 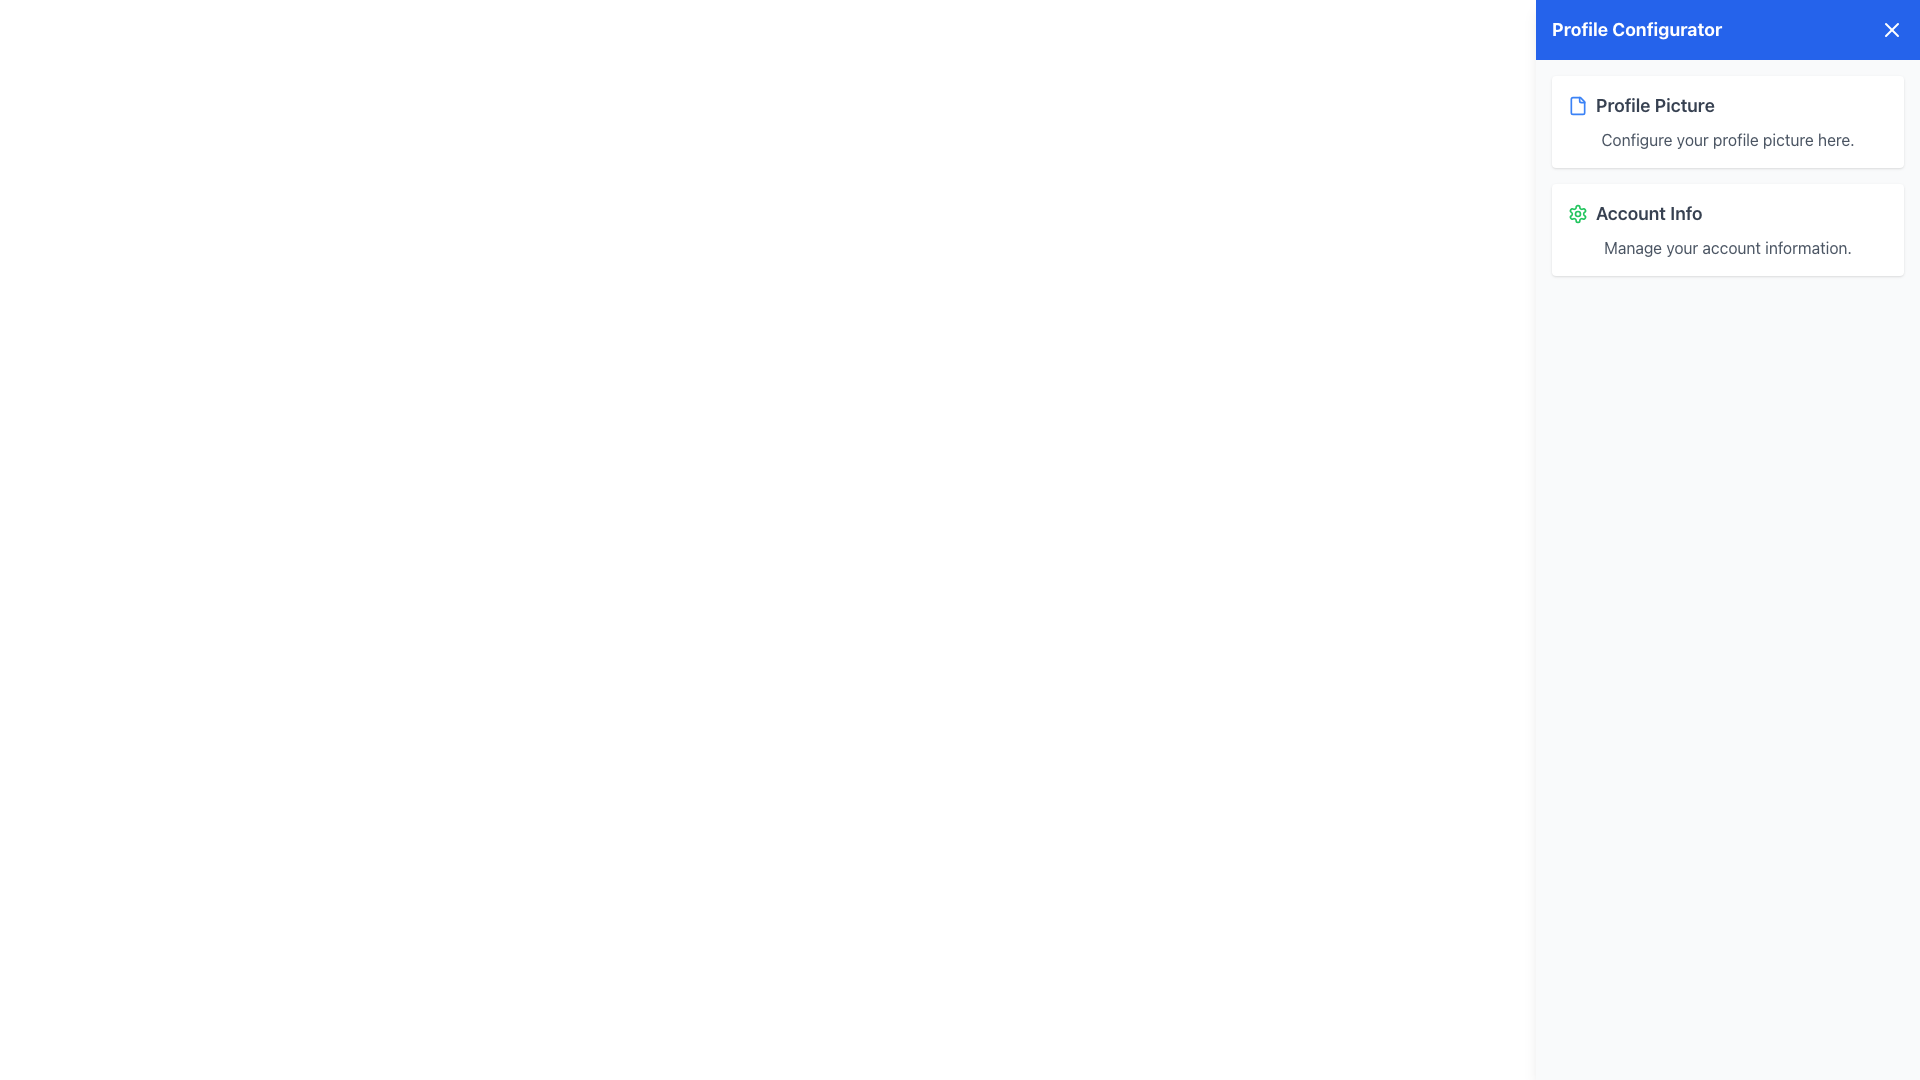 What do you see at coordinates (1655, 105) in the screenshot?
I see `the 'Profile Picture' text label in the 'Profile Configurator' panel, which is styled with a gray font color, medium-large size, and bold weight` at bounding box center [1655, 105].